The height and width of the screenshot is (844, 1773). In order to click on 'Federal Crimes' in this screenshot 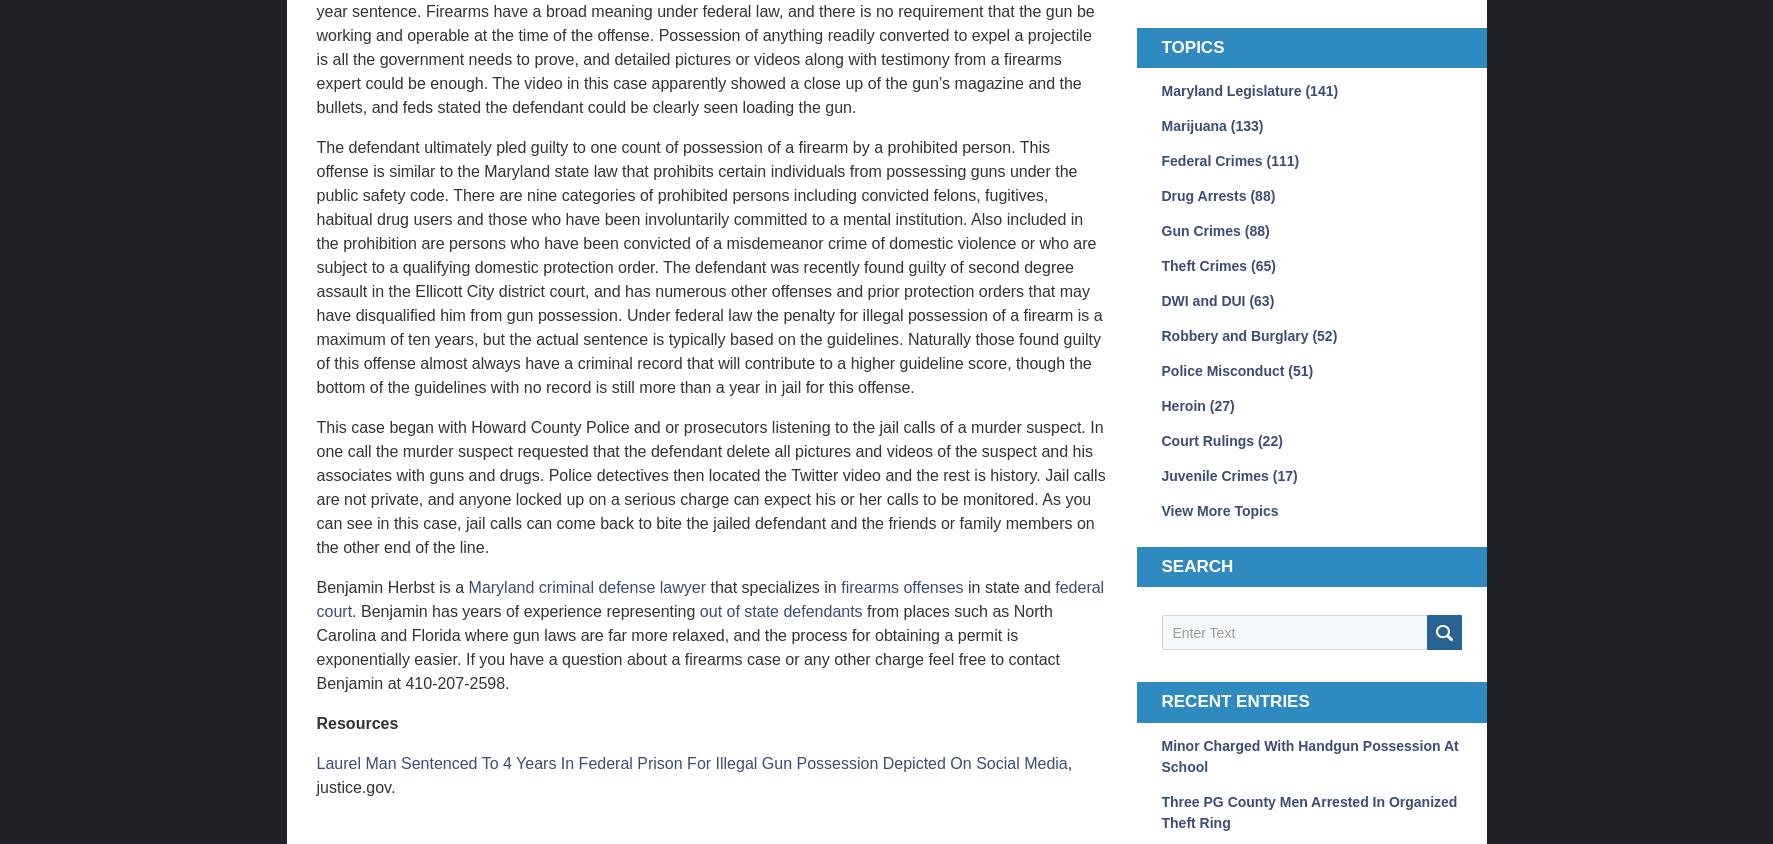, I will do `click(1212, 160)`.